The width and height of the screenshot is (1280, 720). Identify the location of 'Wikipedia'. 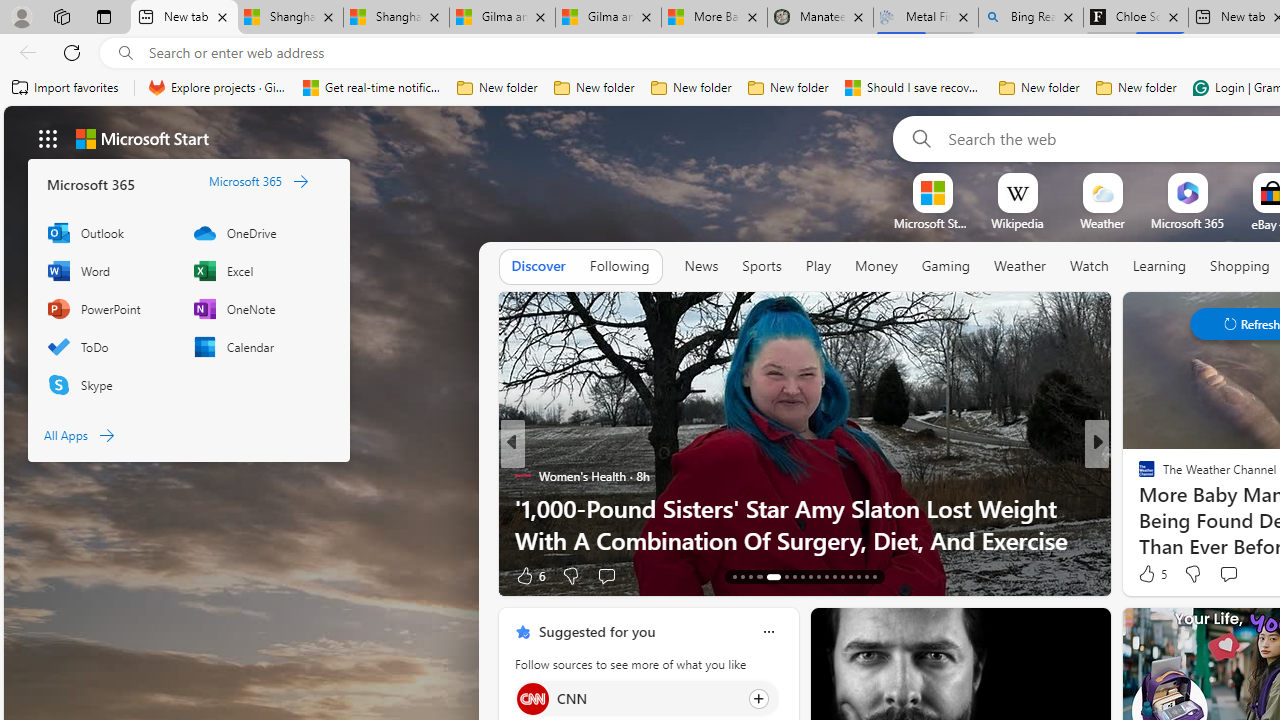
(1017, 223).